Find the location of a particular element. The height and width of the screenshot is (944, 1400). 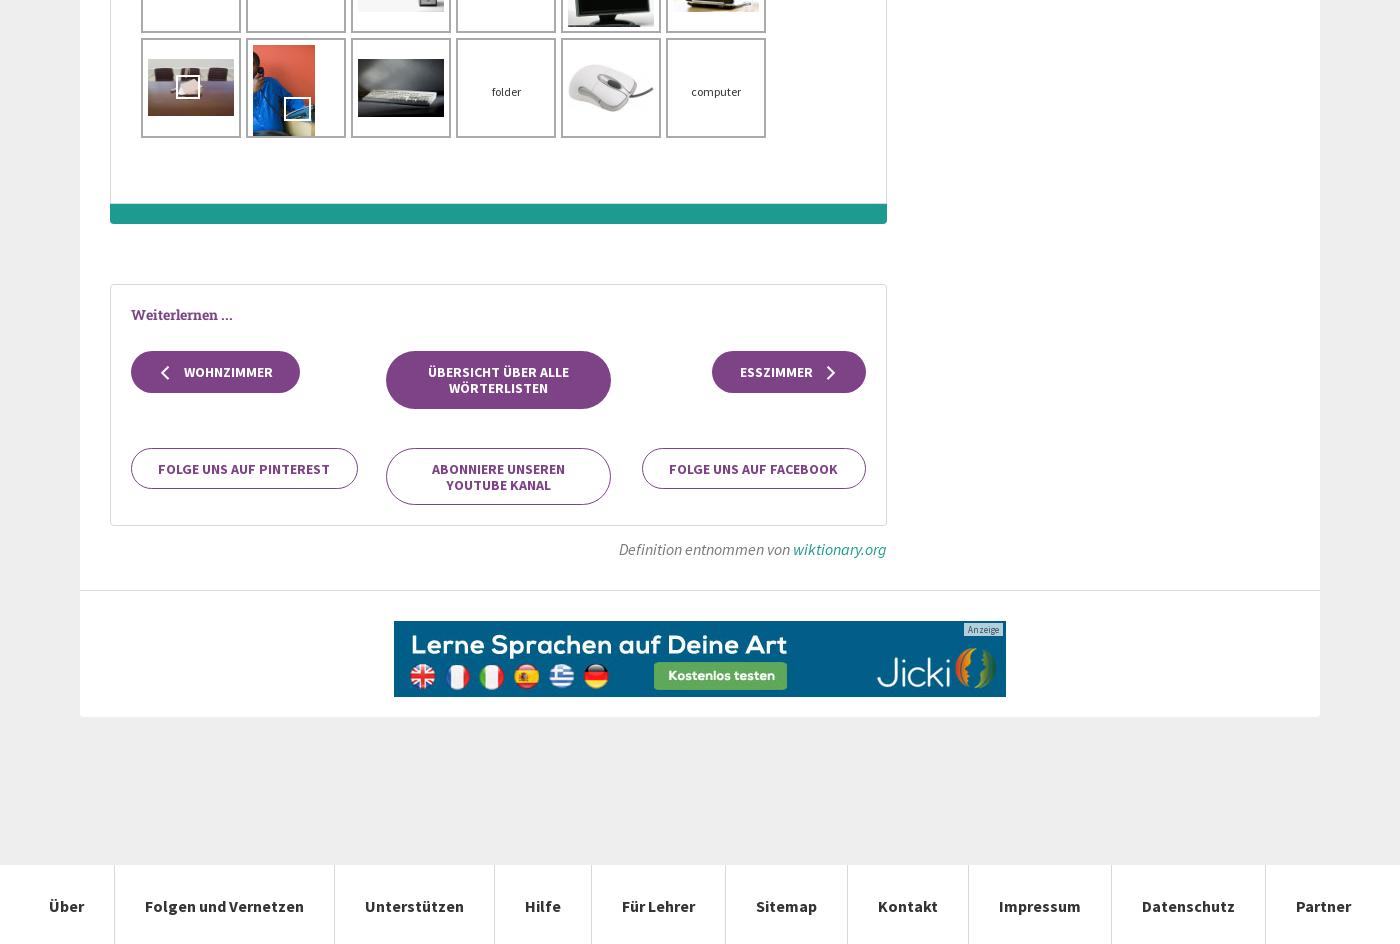

'Folge uns auf Facebook' is located at coordinates (669, 467).